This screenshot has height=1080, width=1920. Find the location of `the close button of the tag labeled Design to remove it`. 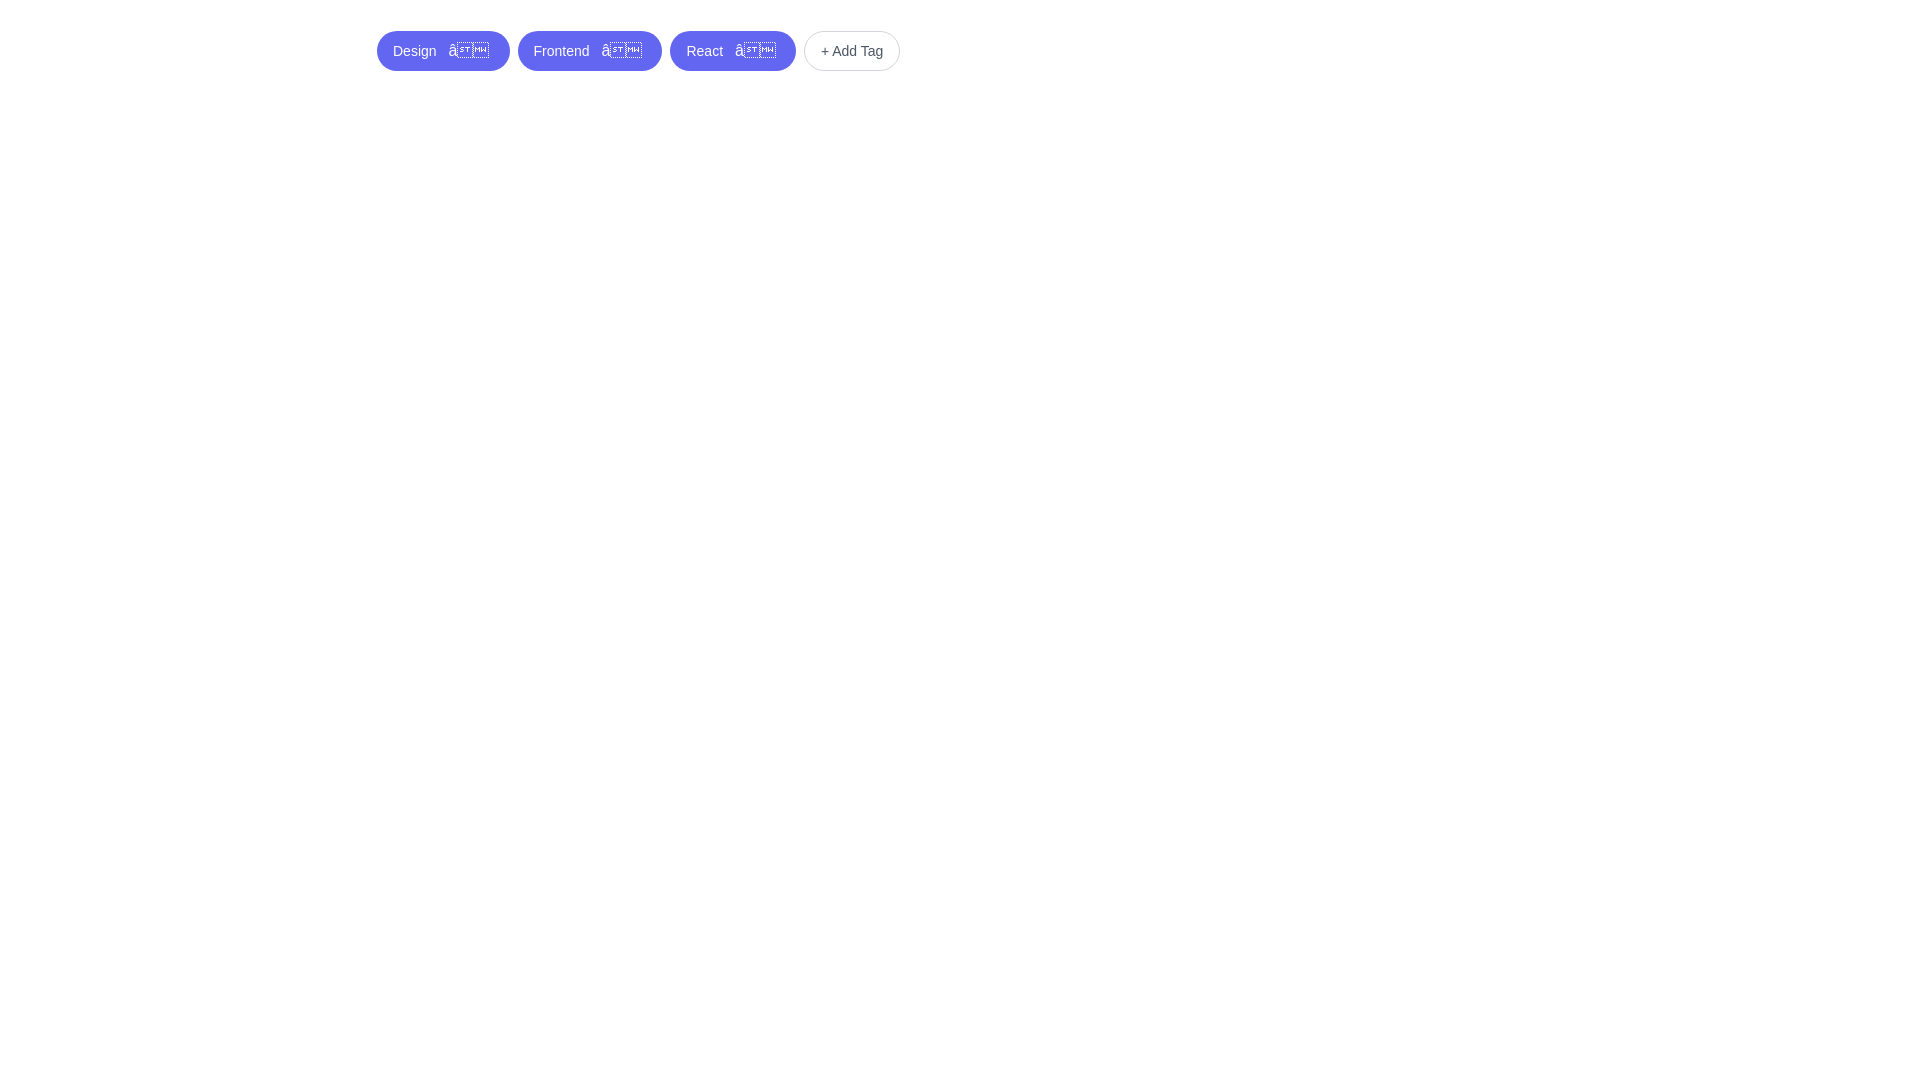

the close button of the tag labeled Design to remove it is located at coordinates (468, 49).